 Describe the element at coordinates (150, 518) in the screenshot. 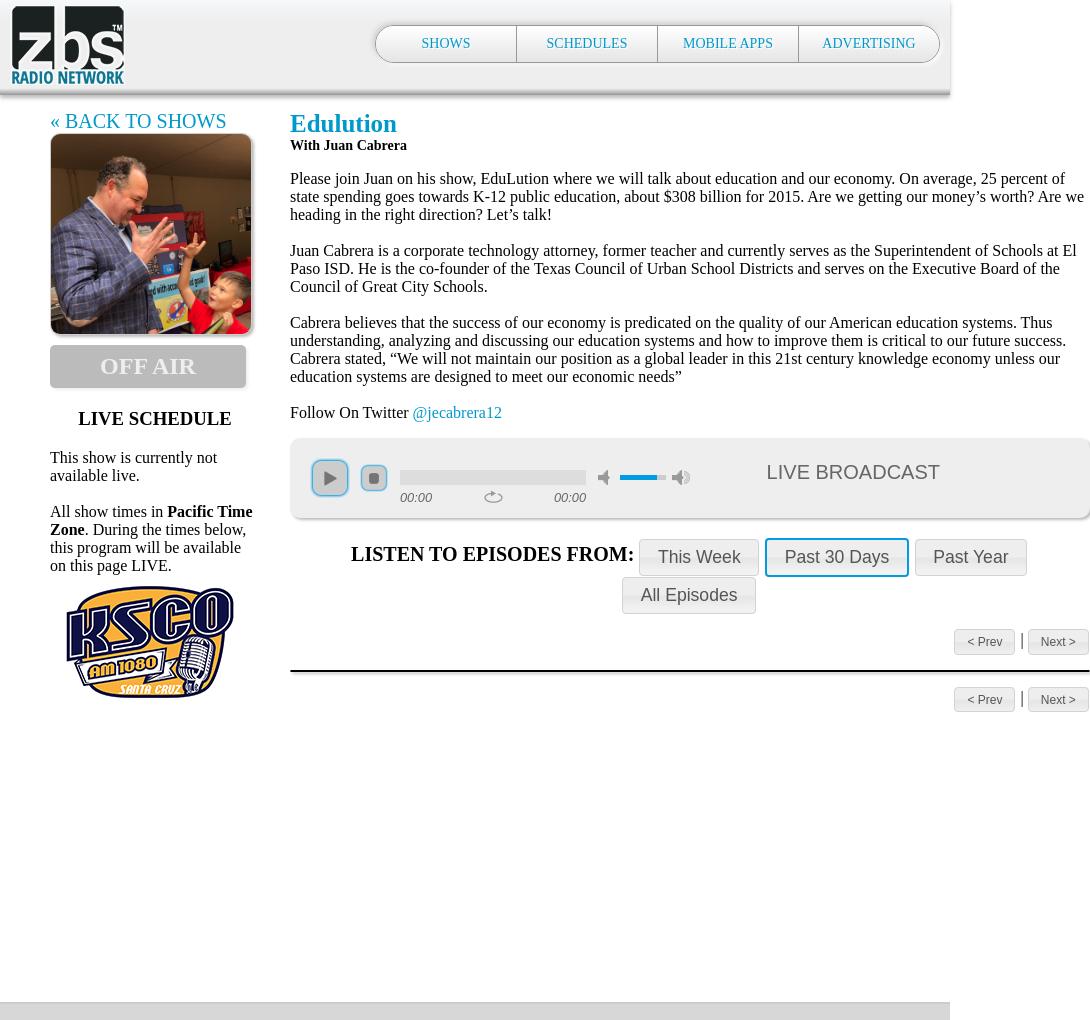

I see `'Pacific Time Zone'` at that location.